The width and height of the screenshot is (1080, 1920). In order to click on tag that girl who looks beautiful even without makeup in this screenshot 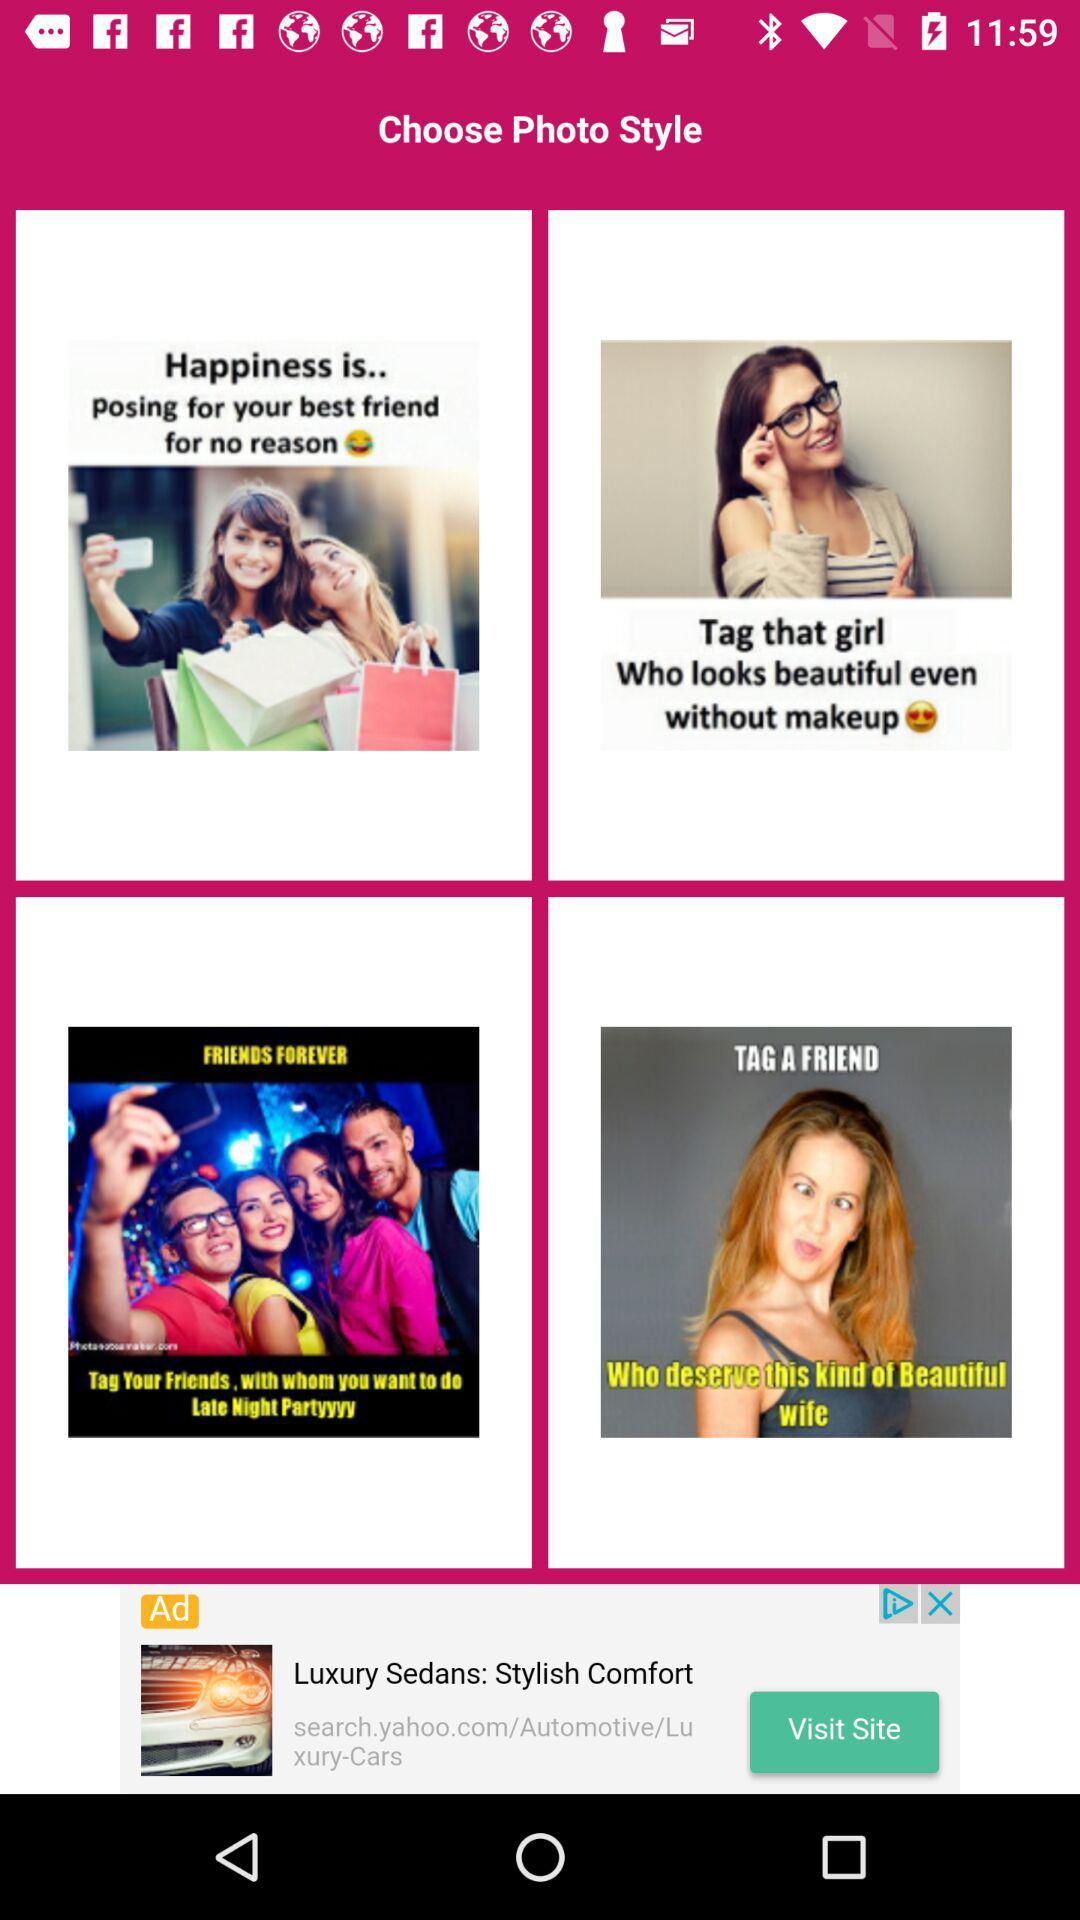, I will do `click(805, 545)`.